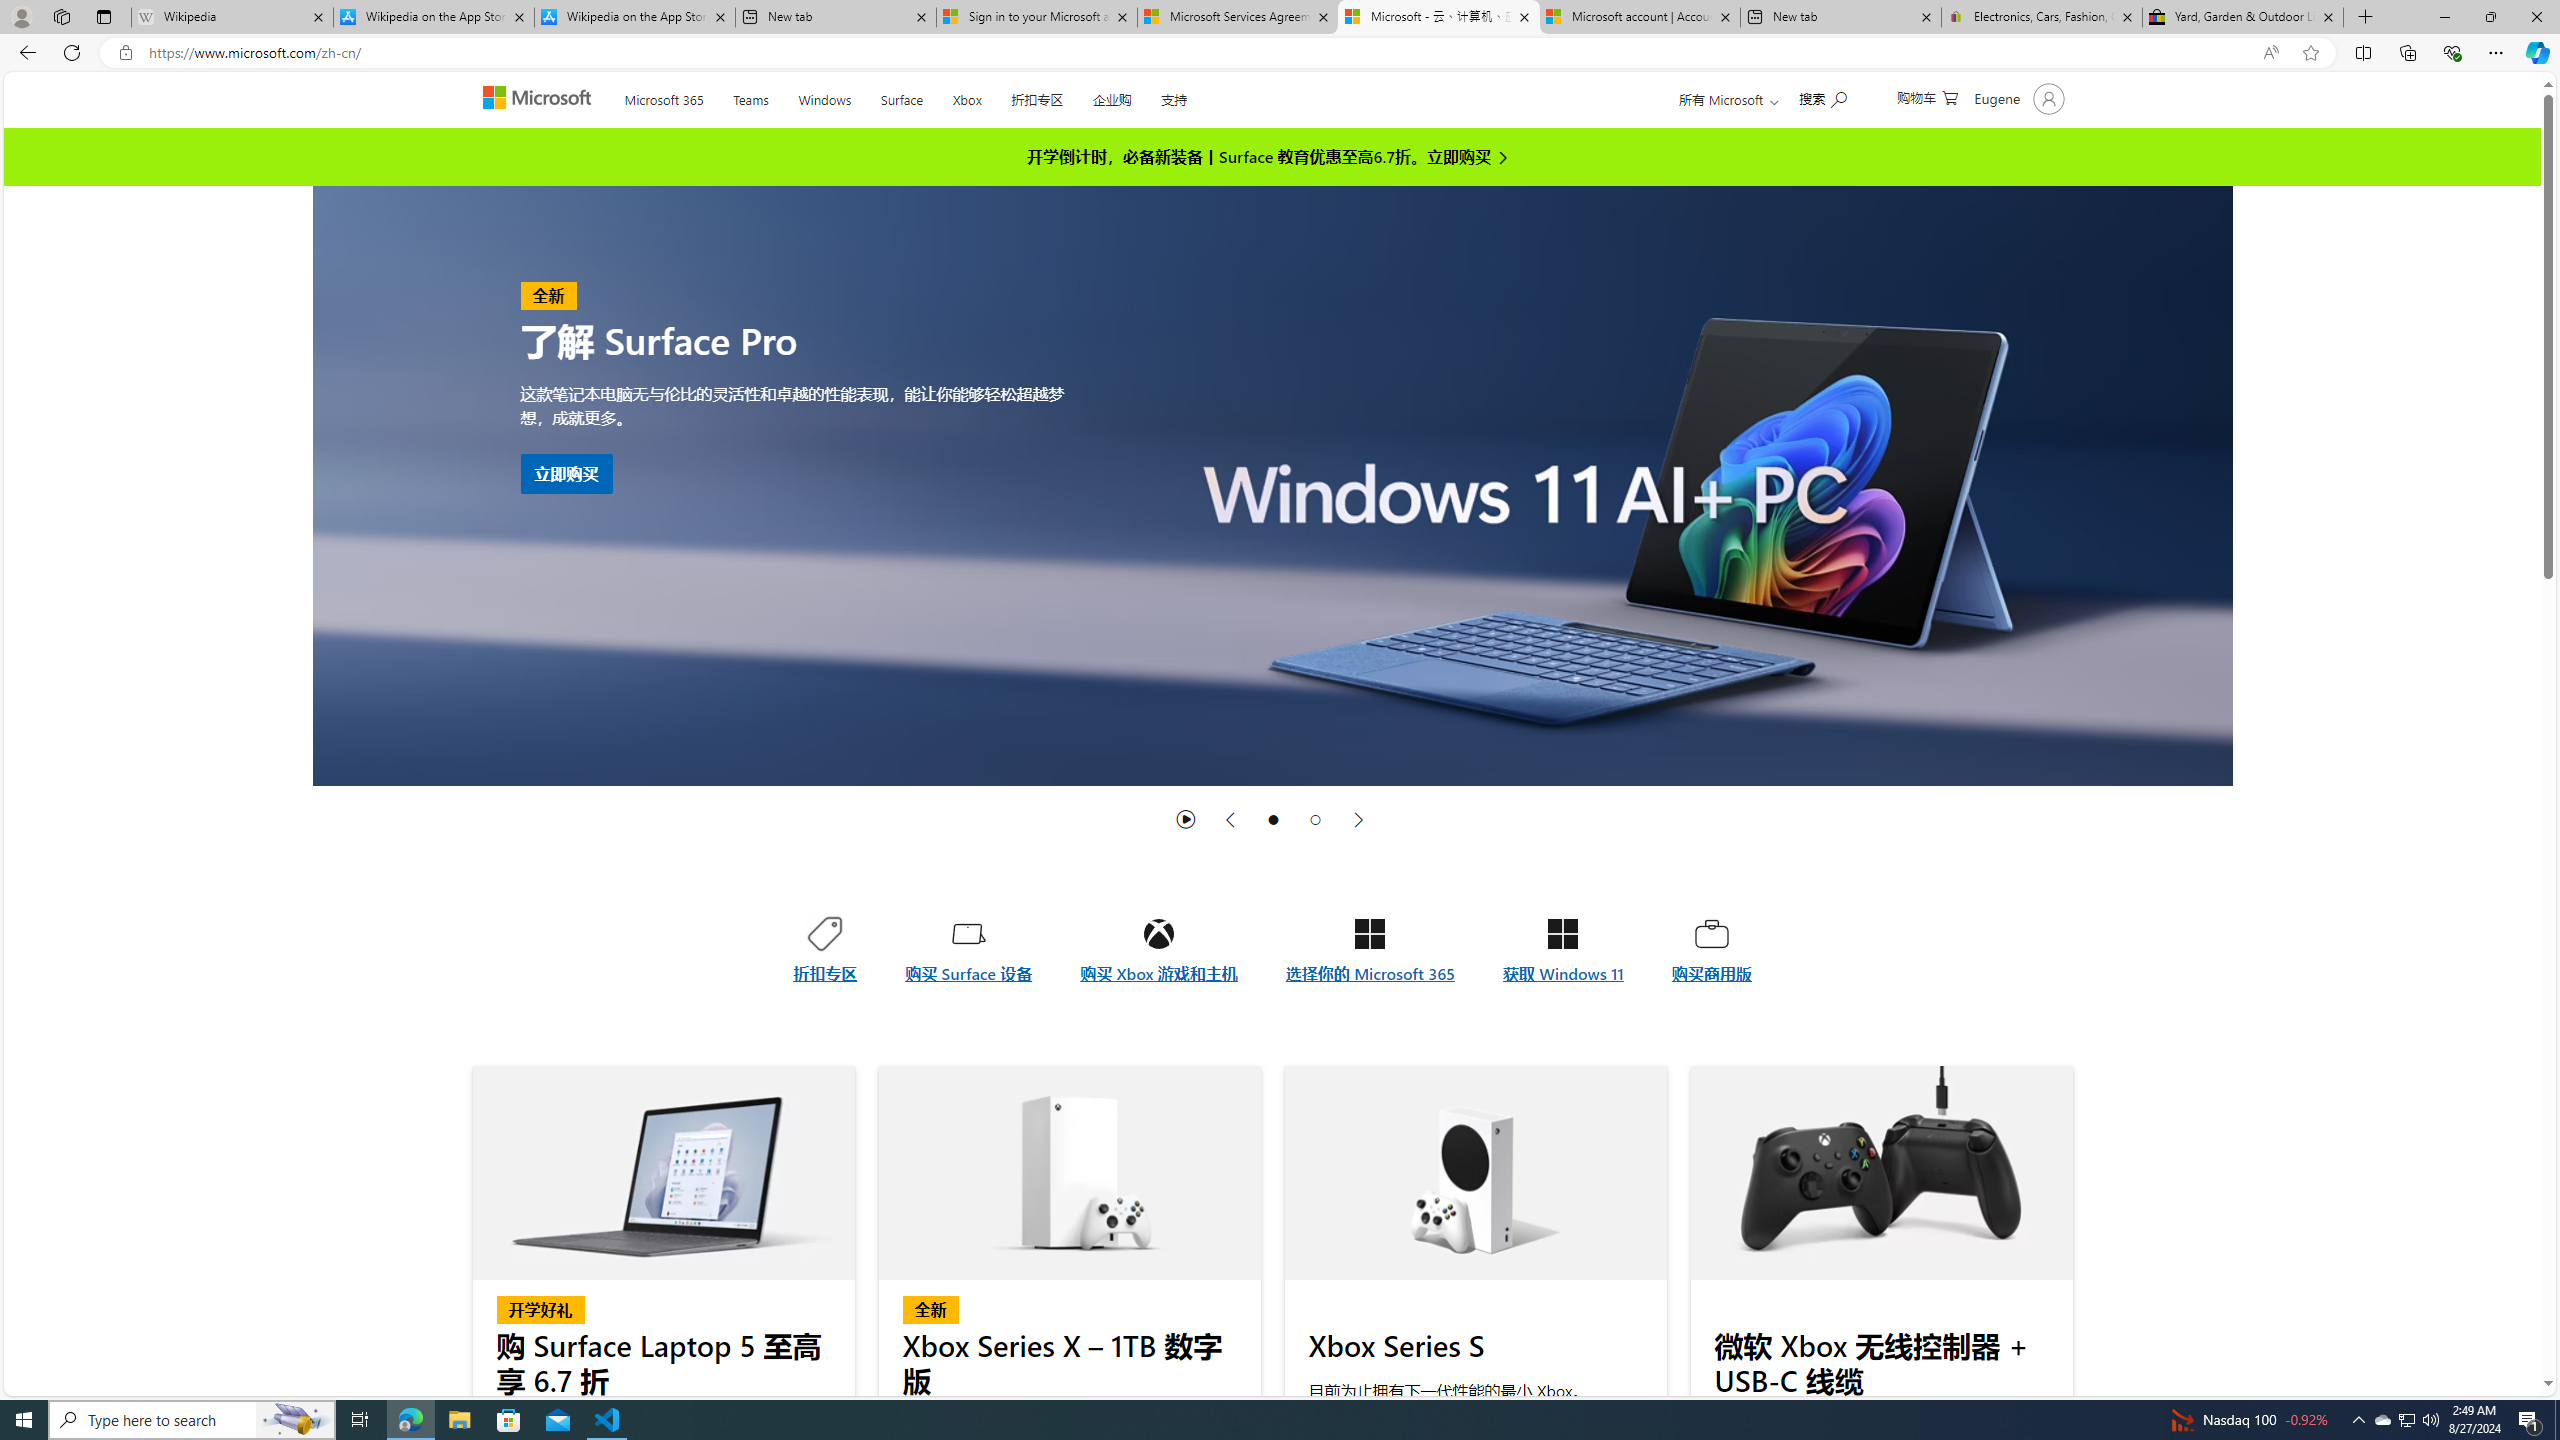  I want to click on 'Sign in to your Microsoft account', so click(1035, 16).